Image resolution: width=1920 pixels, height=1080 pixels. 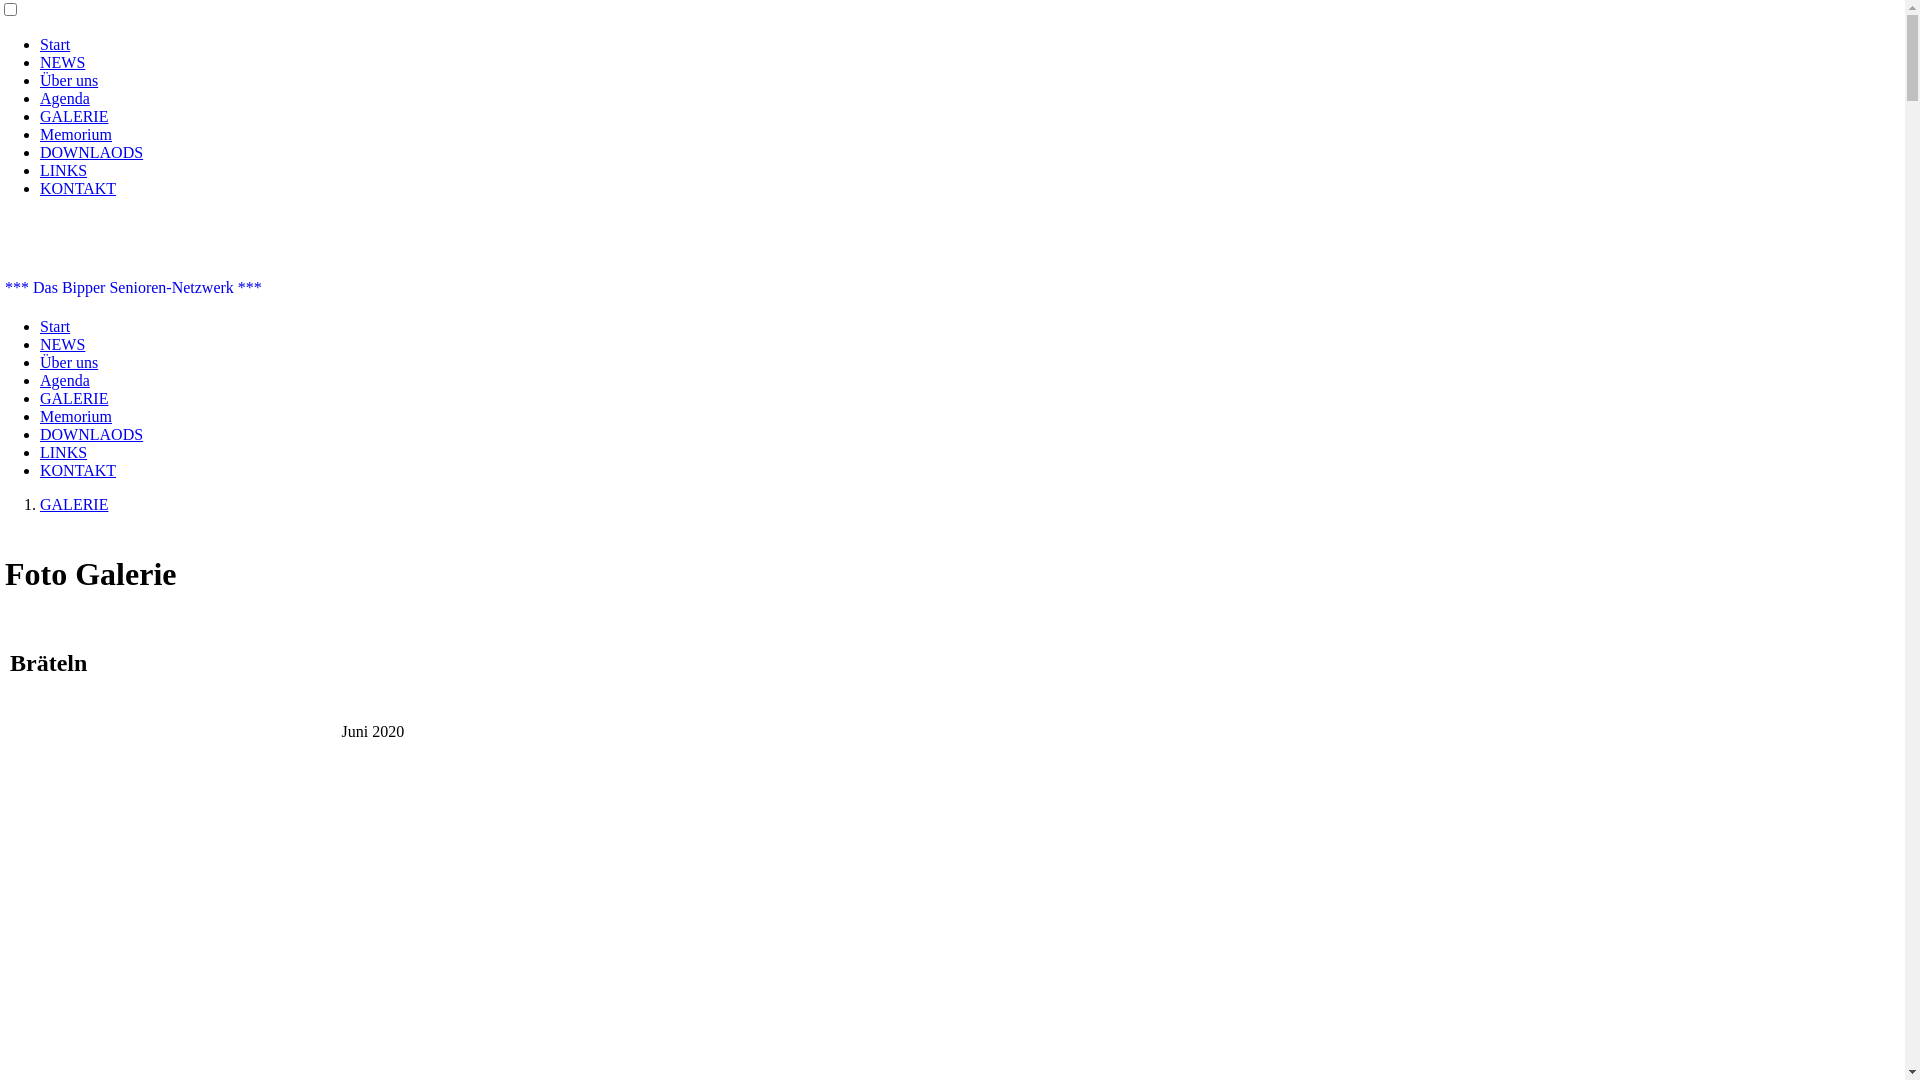 I want to click on 'DOWNLAODS', so click(x=90, y=433).